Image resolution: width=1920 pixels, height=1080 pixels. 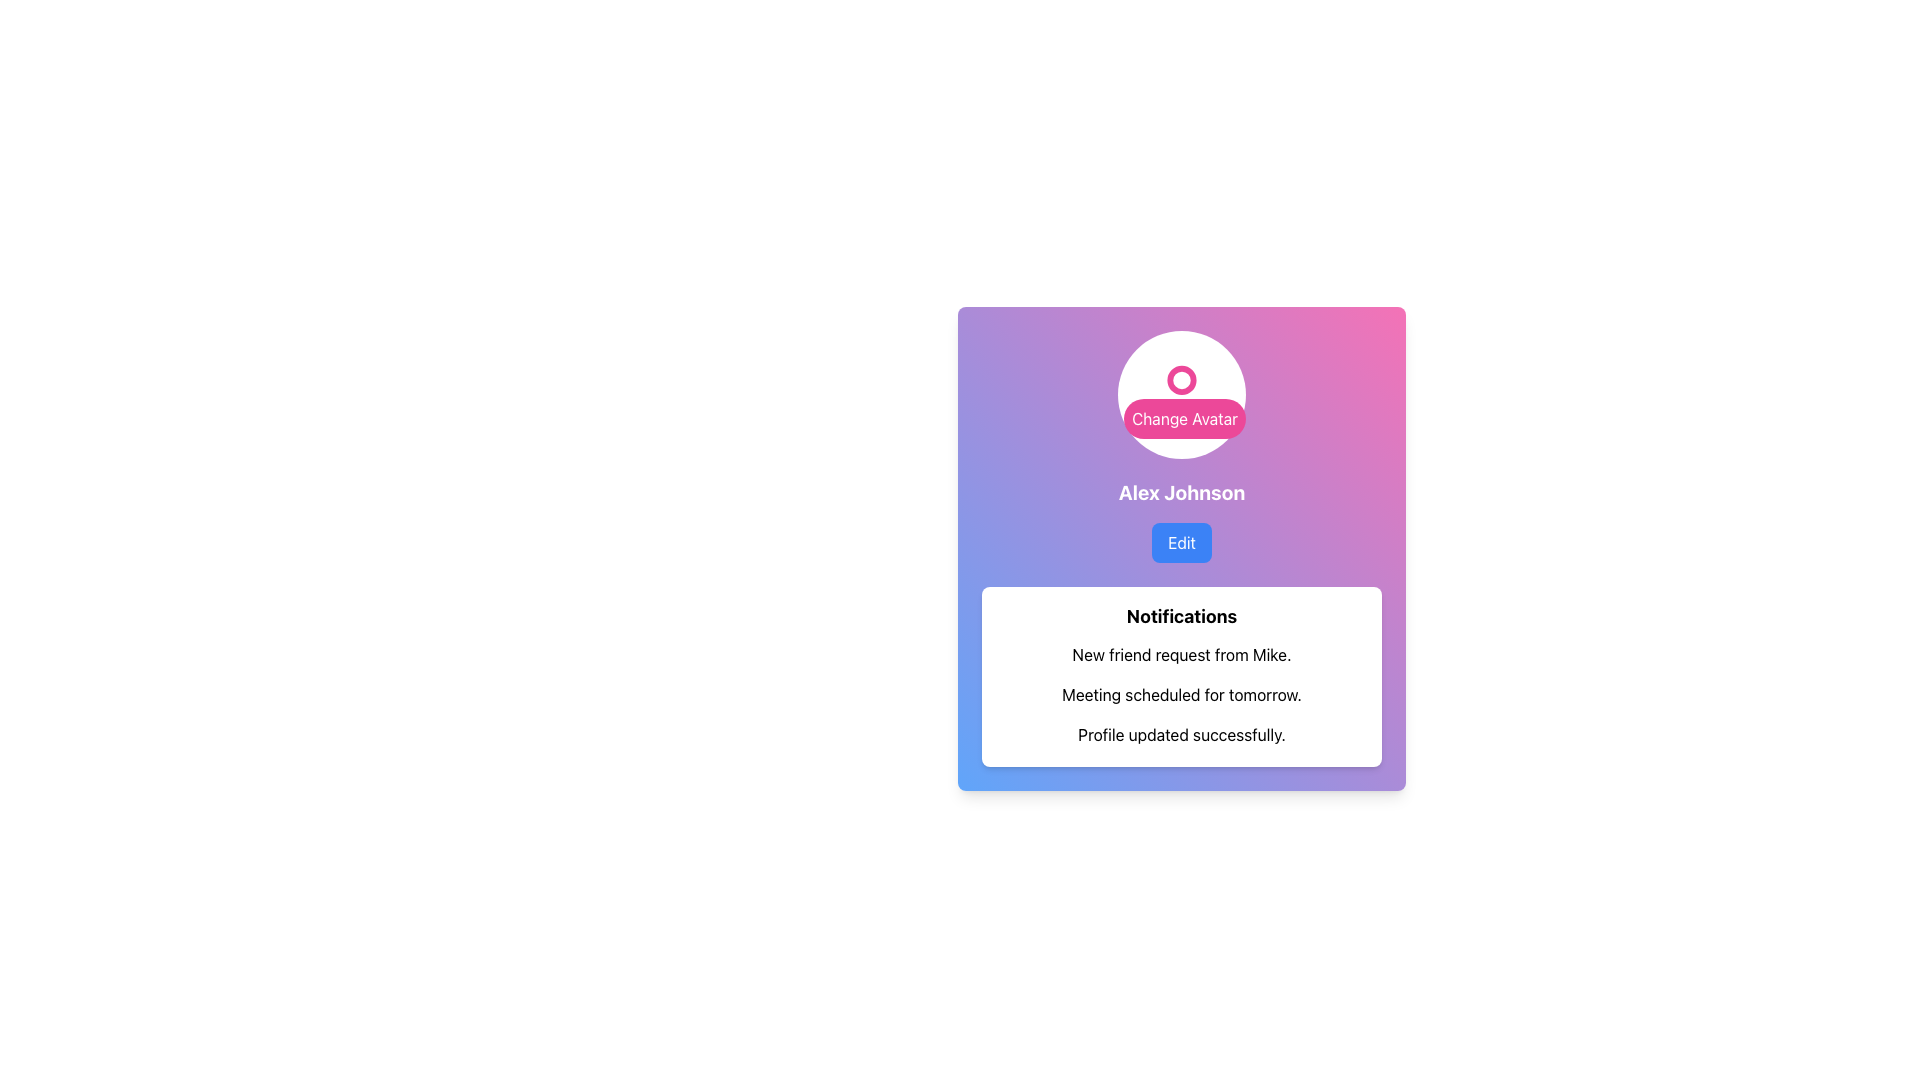 I want to click on the compact, rounded 'Edit' button rendered in blue, located below the user name 'Alex Johnson', so click(x=1181, y=548).